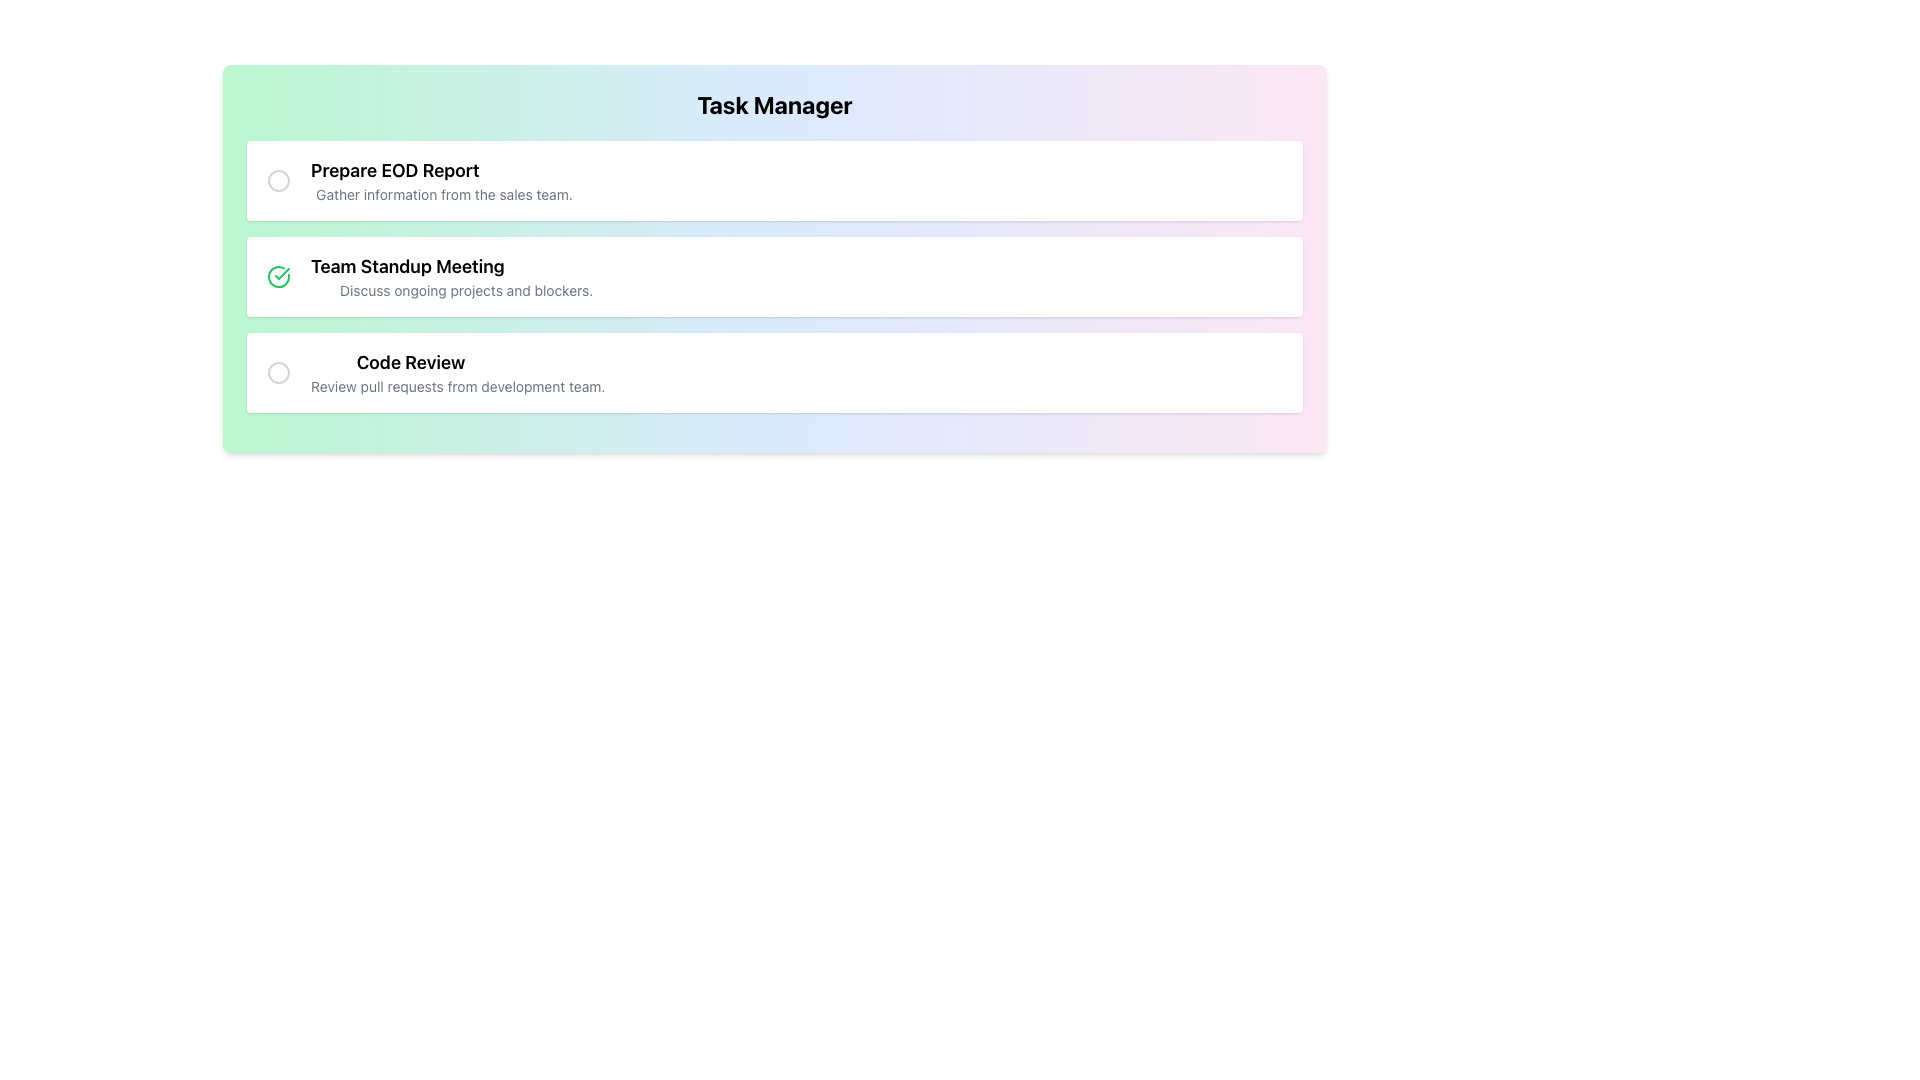 The height and width of the screenshot is (1080, 1920). I want to click on the line of small-sized gray text reading 'Review pull requests from development team.' which is located within the third task of a vertical list under 'Code Review', so click(457, 386).